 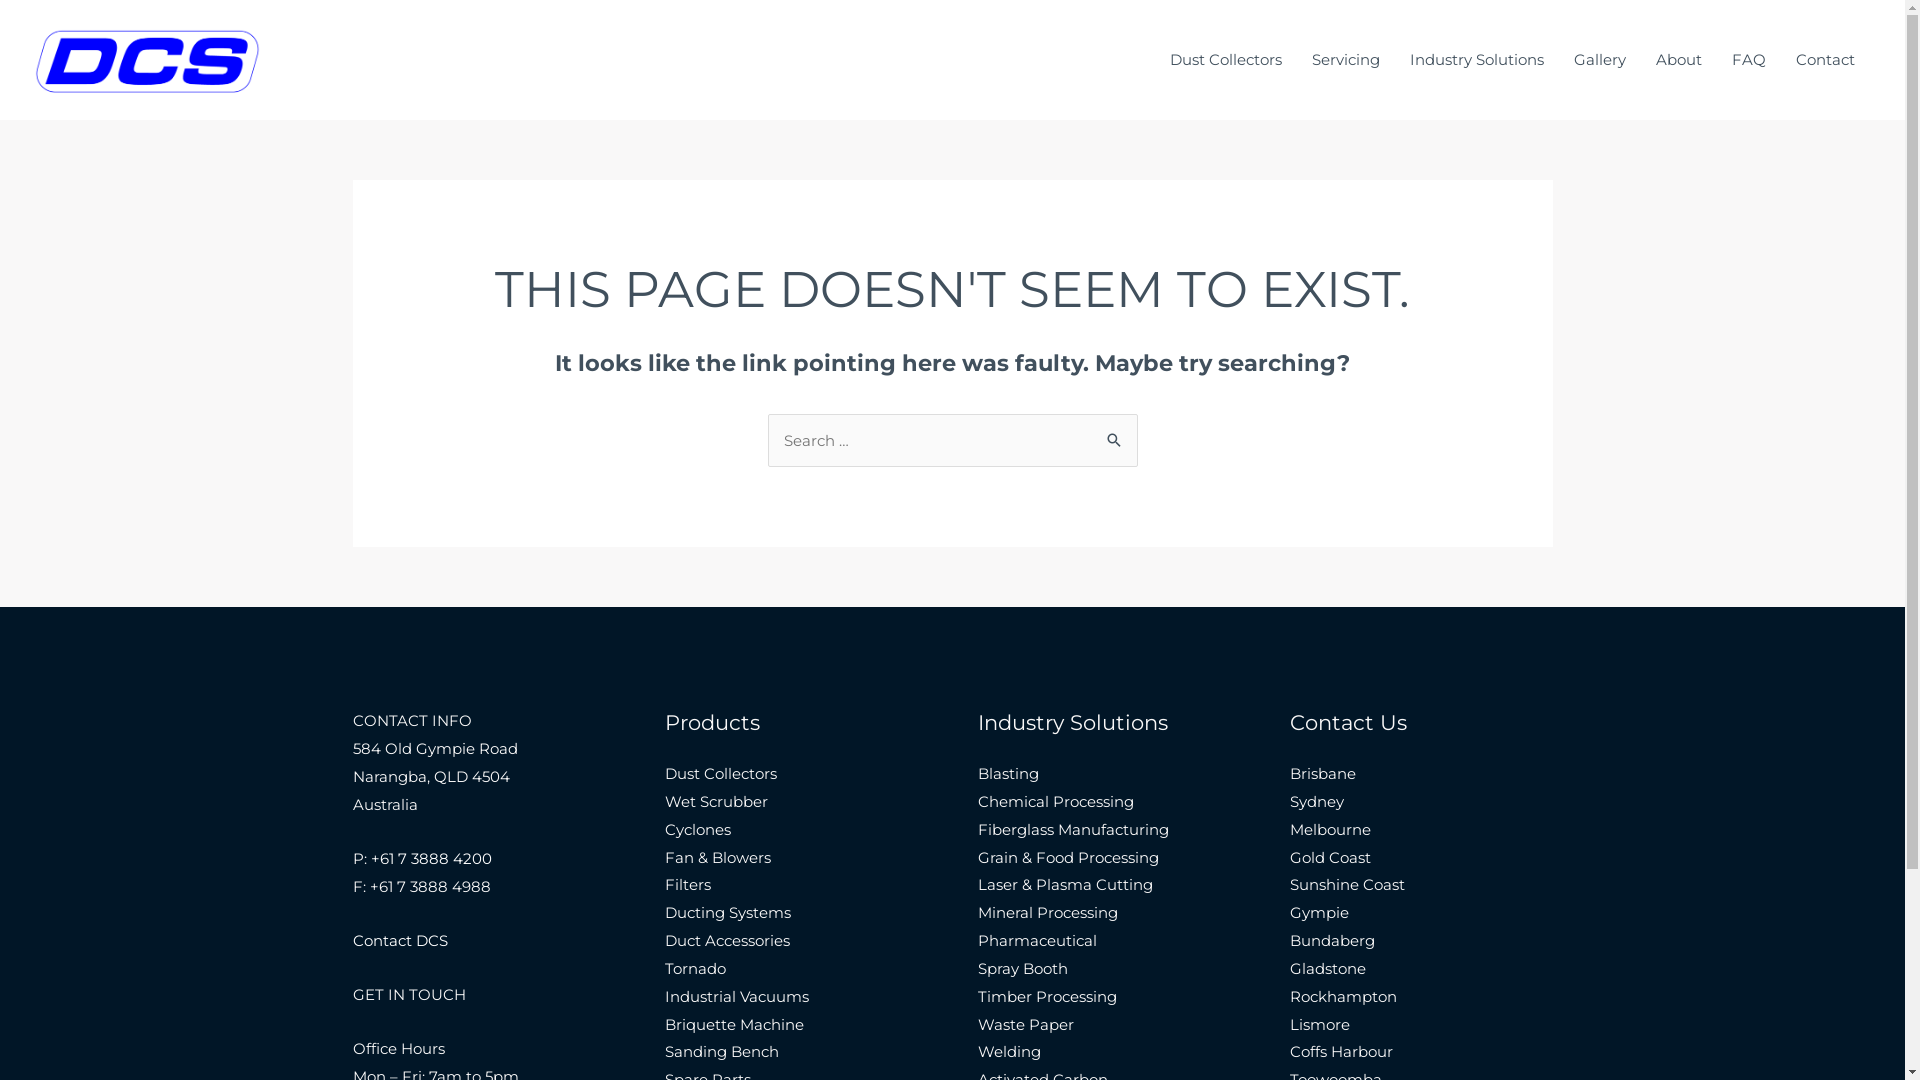 What do you see at coordinates (1320, 1024) in the screenshot?
I see `'Lismore'` at bounding box center [1320, 1024].